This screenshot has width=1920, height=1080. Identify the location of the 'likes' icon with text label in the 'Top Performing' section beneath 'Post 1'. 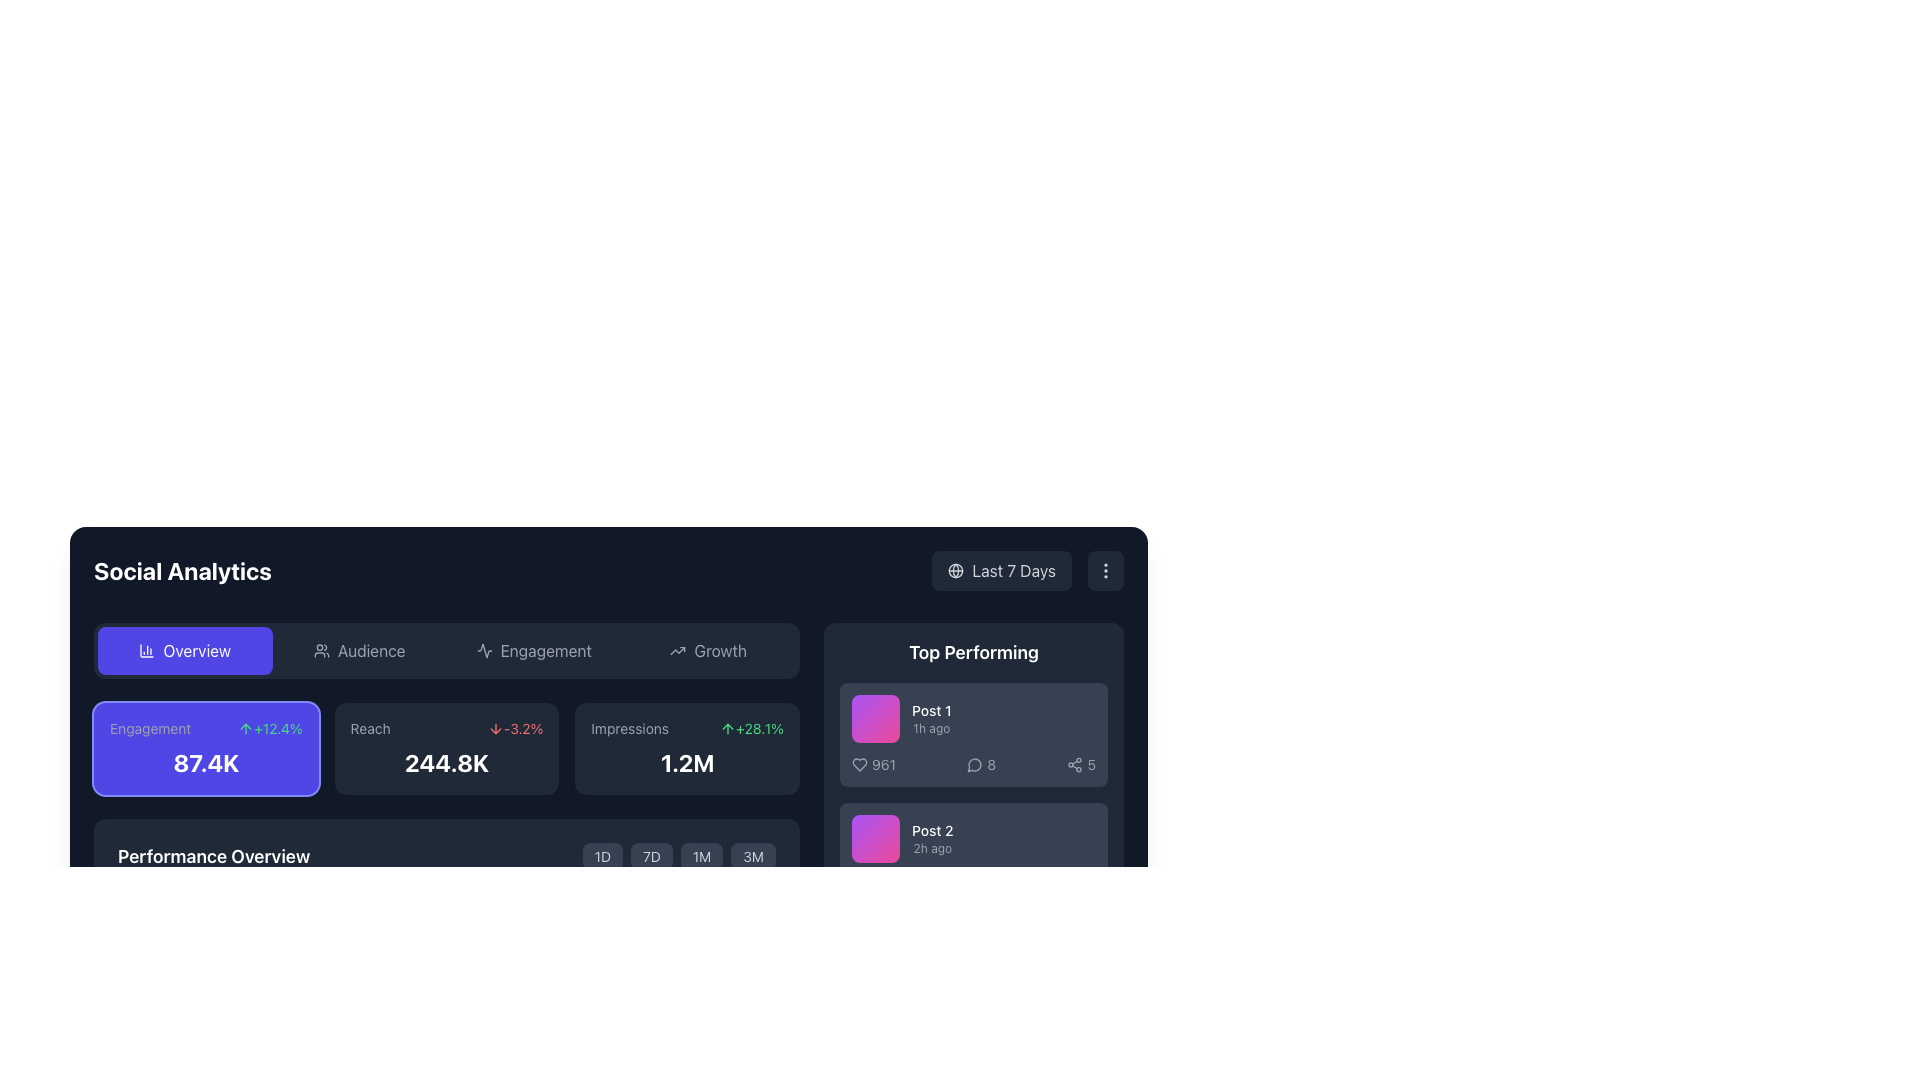
(873, 764).